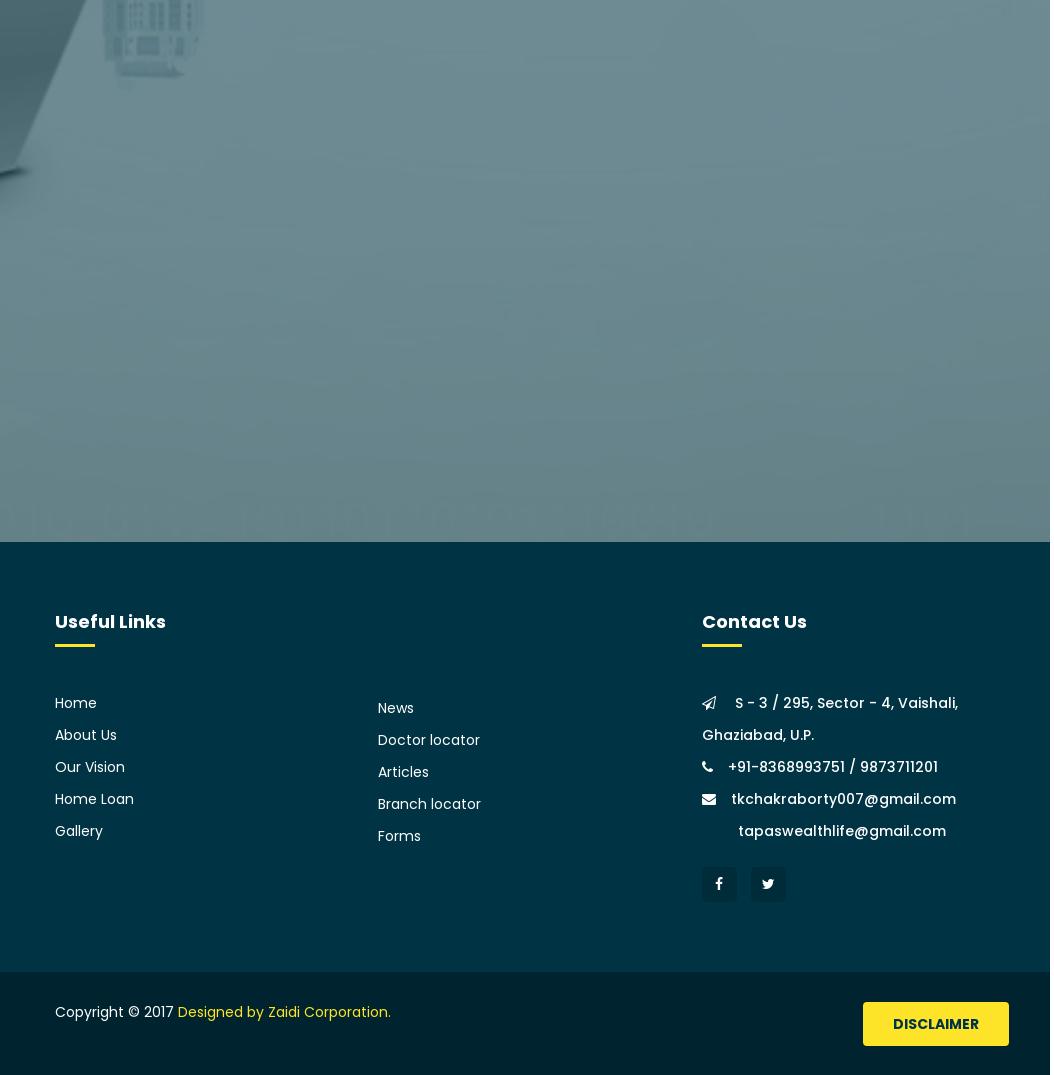  Describe the element at coordinates (831, 766) in the screenshot. I see `'+91-8368993751 / 9873711201'` at that location.